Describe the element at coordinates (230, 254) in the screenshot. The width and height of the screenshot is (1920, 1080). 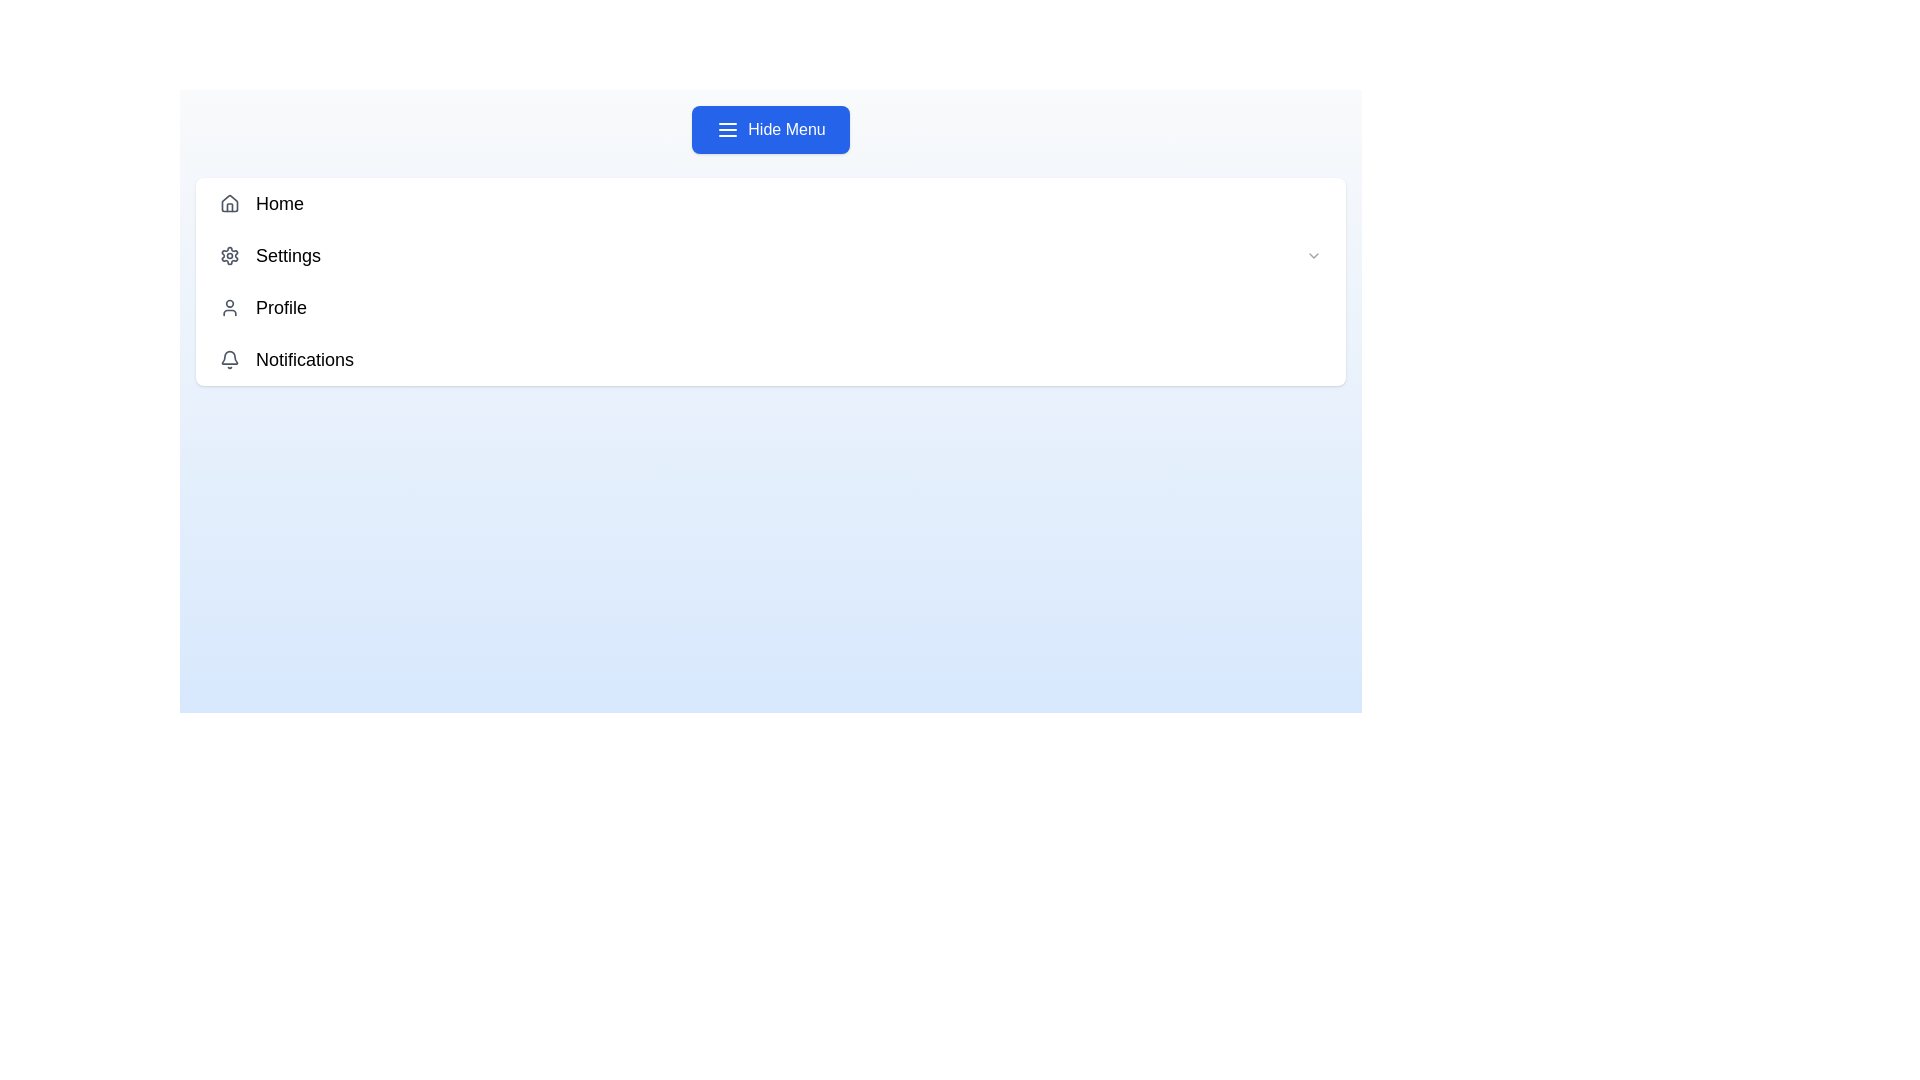
I see `the gear-shaped icon in the navigation menu` at that location.